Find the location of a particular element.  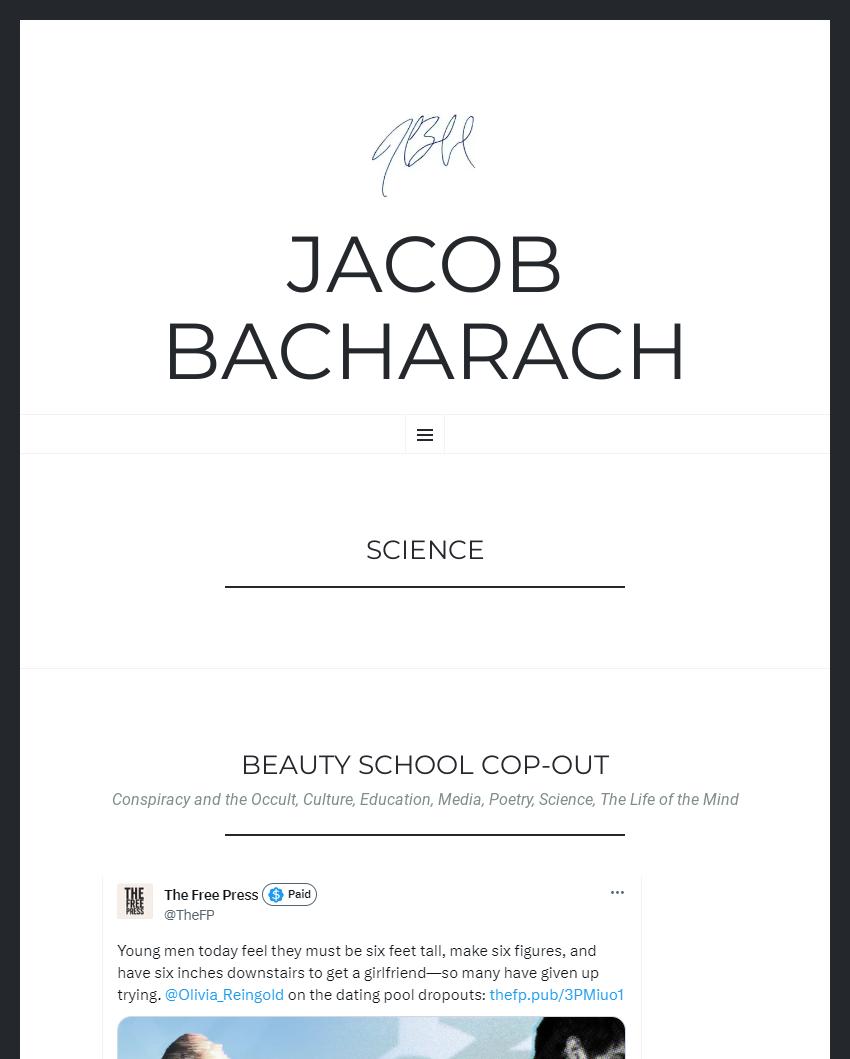

'Jacob Bacharach' is located at coordinates (425, 306).